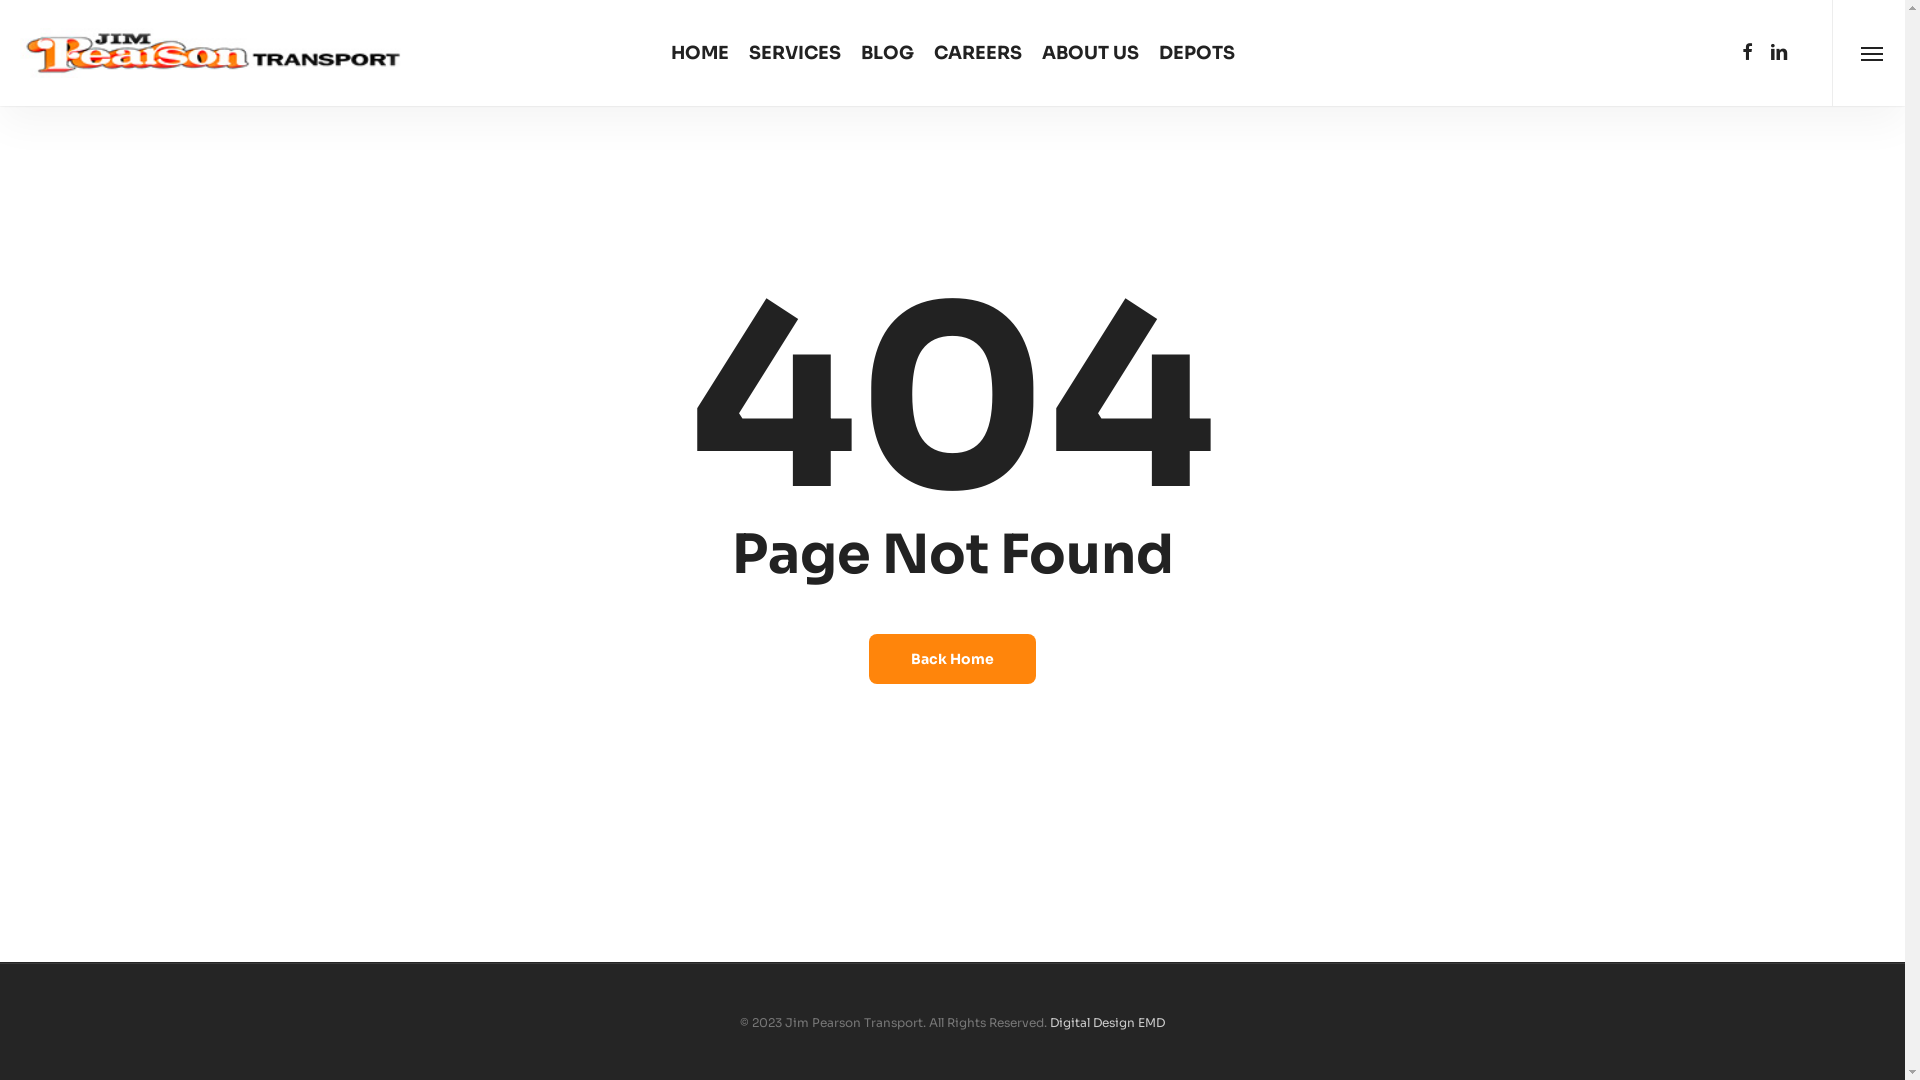 This screenshot has height=1080, width=1920. I want to click on 'HOME', so click(699, 52).